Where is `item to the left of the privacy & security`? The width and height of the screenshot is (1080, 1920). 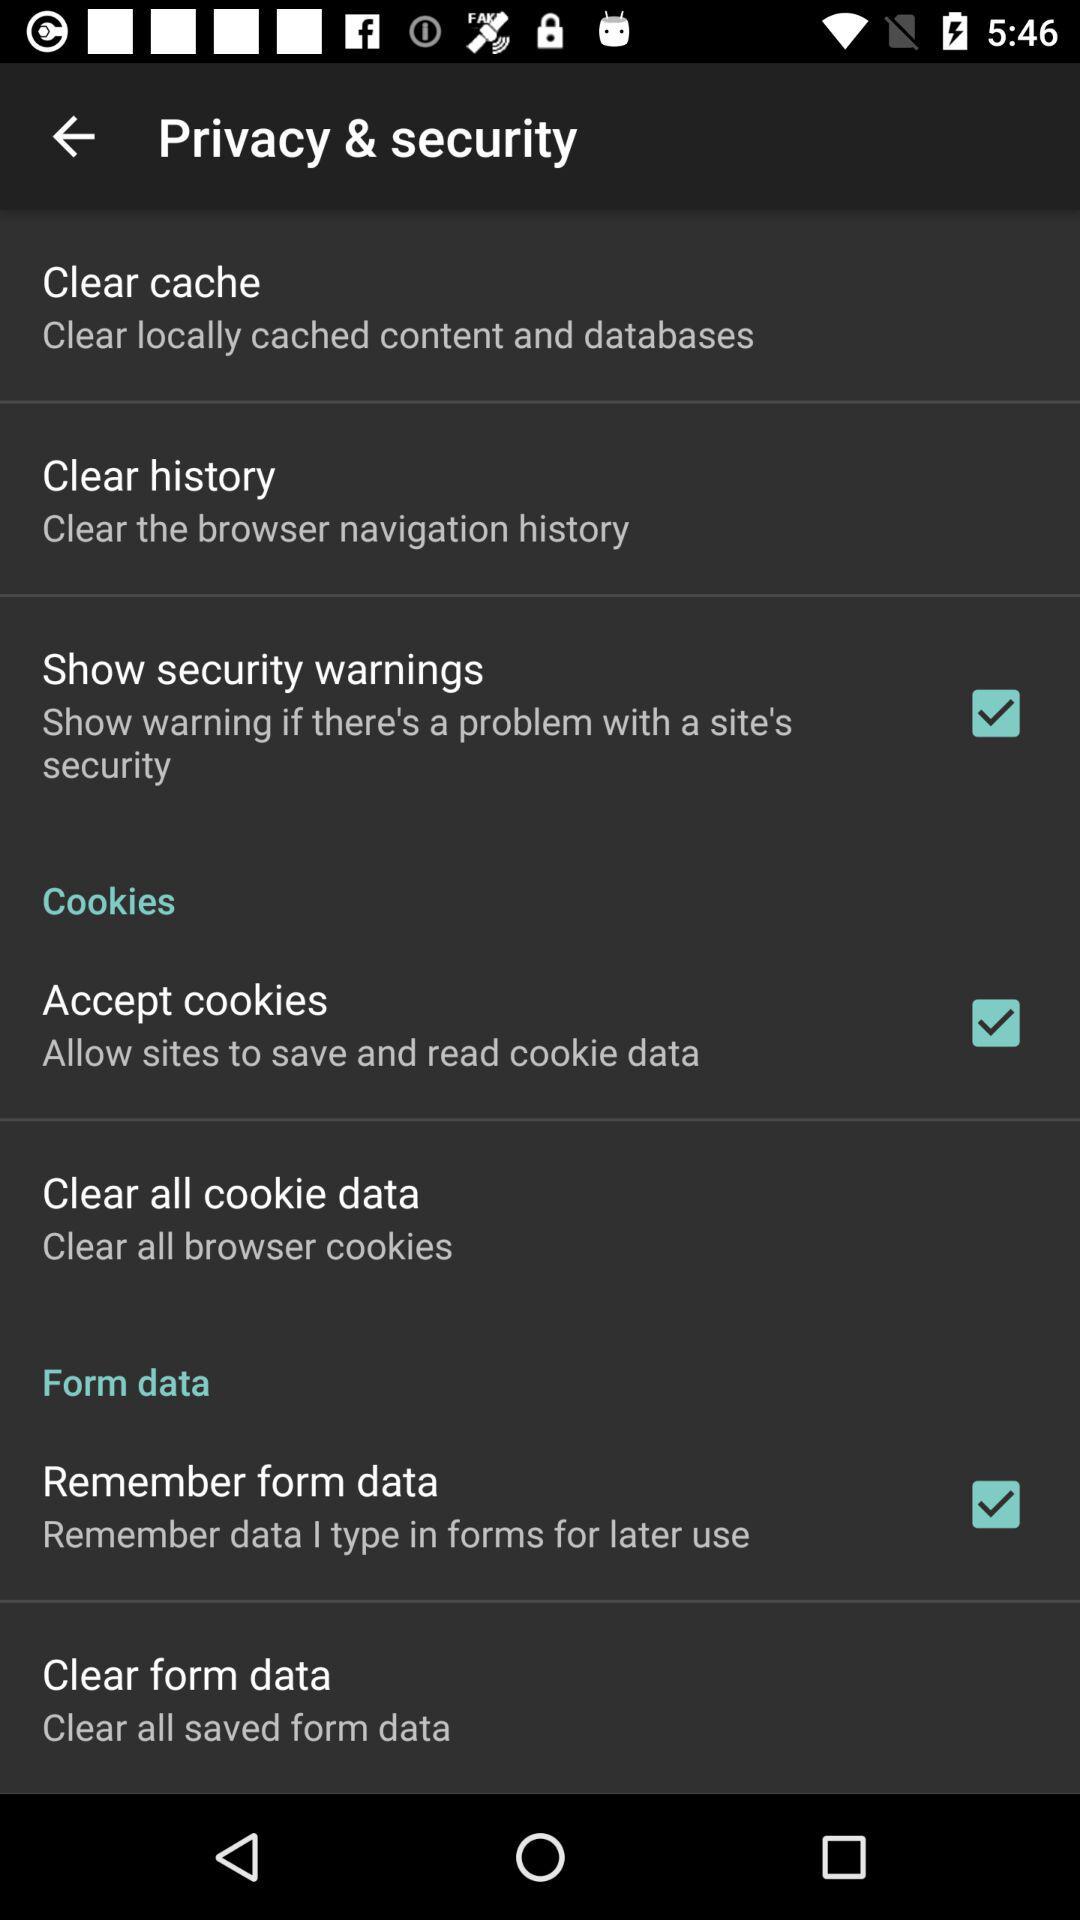 item to the left of the privacy & security is located at coordinates (72, 135).